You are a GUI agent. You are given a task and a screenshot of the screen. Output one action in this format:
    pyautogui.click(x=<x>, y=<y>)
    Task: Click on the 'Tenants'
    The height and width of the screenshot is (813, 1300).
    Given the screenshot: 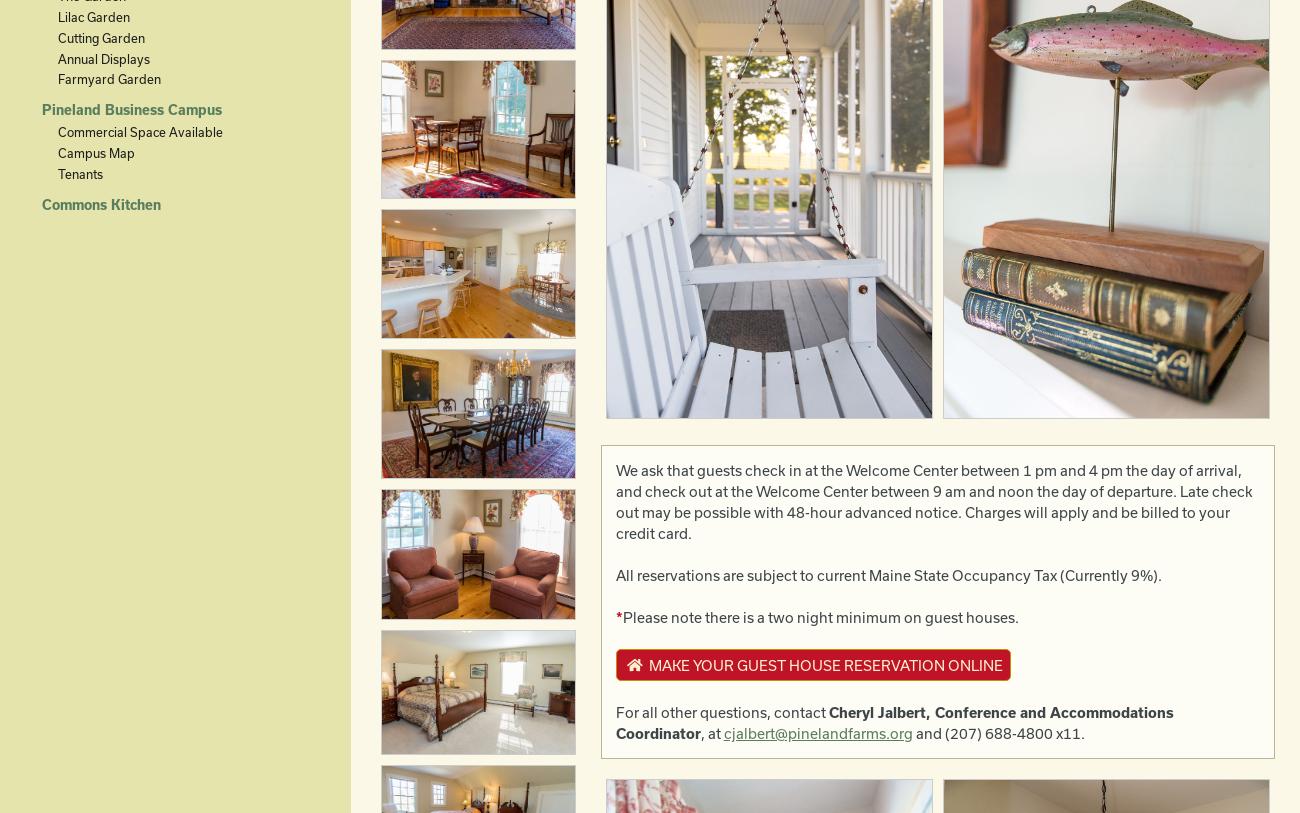 What is the action you would take?
    pyautogui.click(x=79, y=172)
    